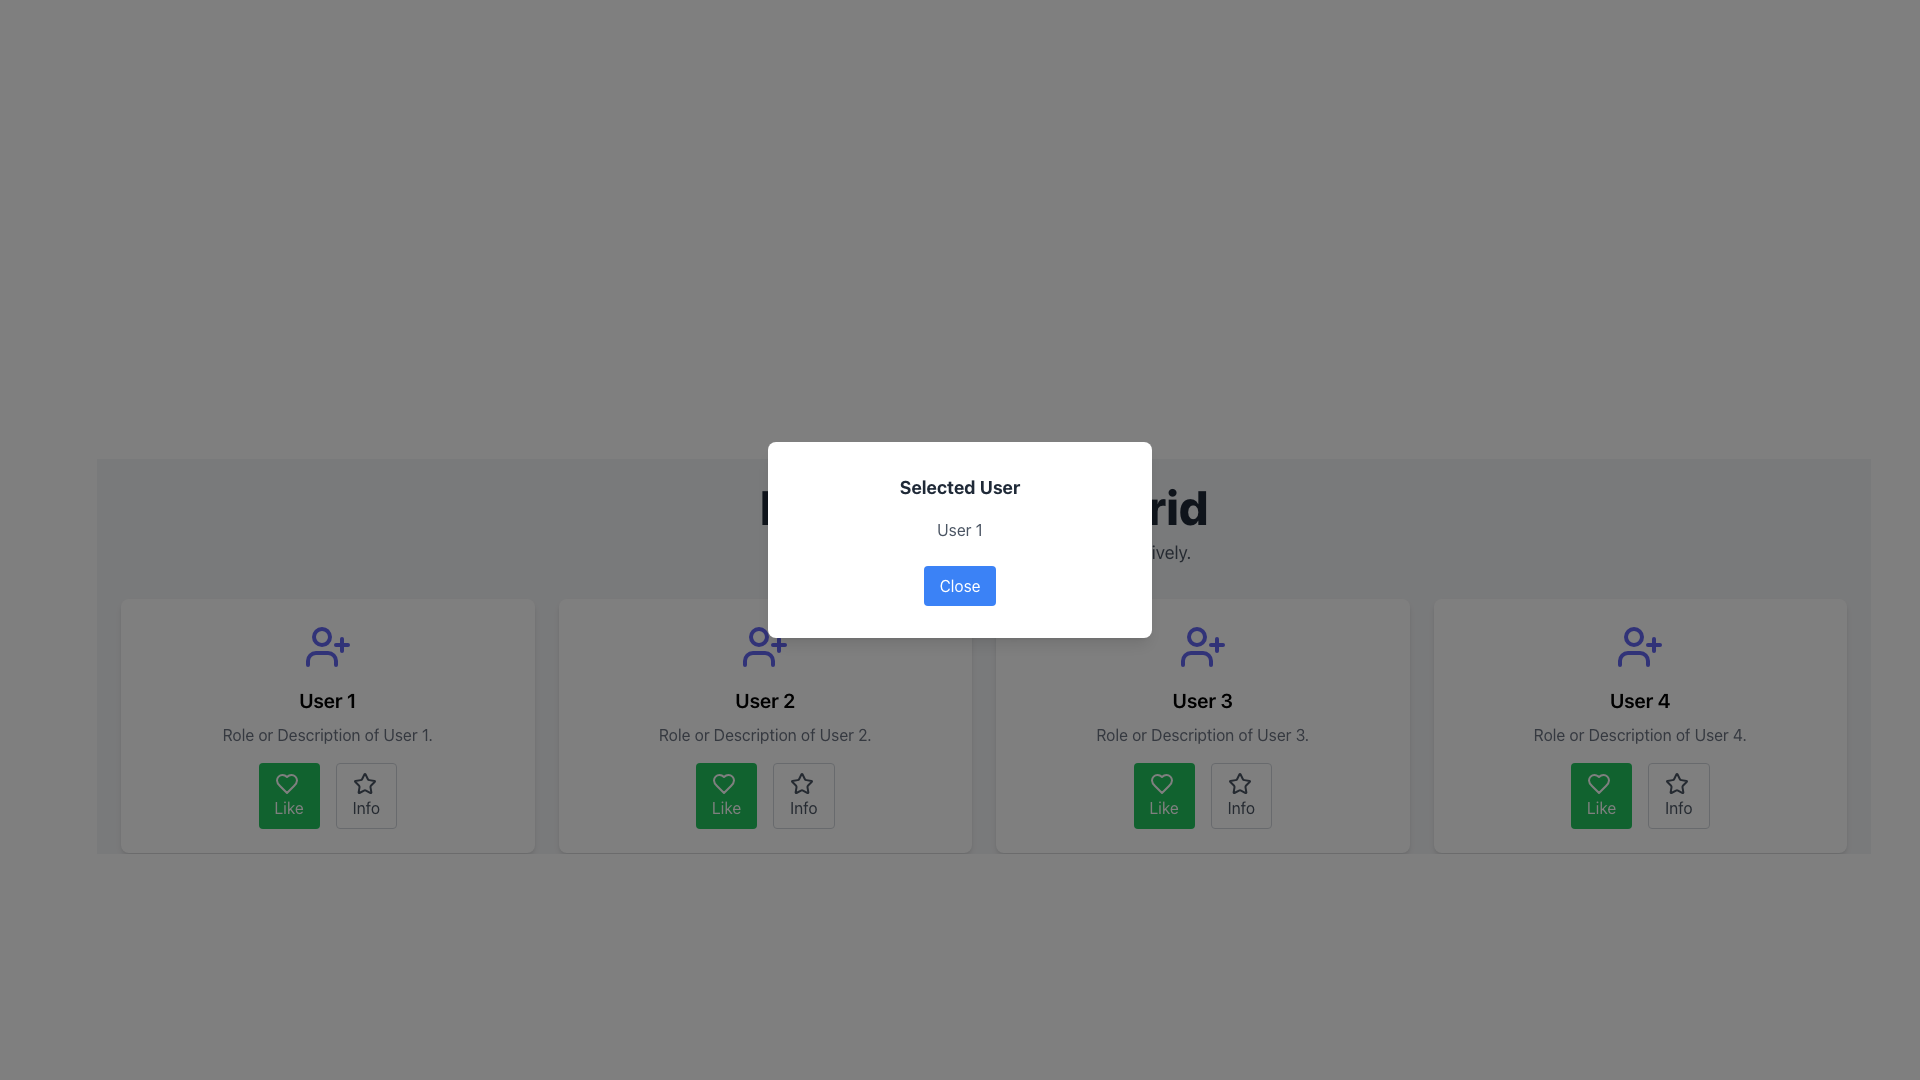  What do you see at coordinates (1676, 782) in the screenshot?
I see `icon that symbolizes the information feature associated with the 'Info' button, located at the bottom-right corner of the 'User 4' card` at bounding box center [1676, 782].